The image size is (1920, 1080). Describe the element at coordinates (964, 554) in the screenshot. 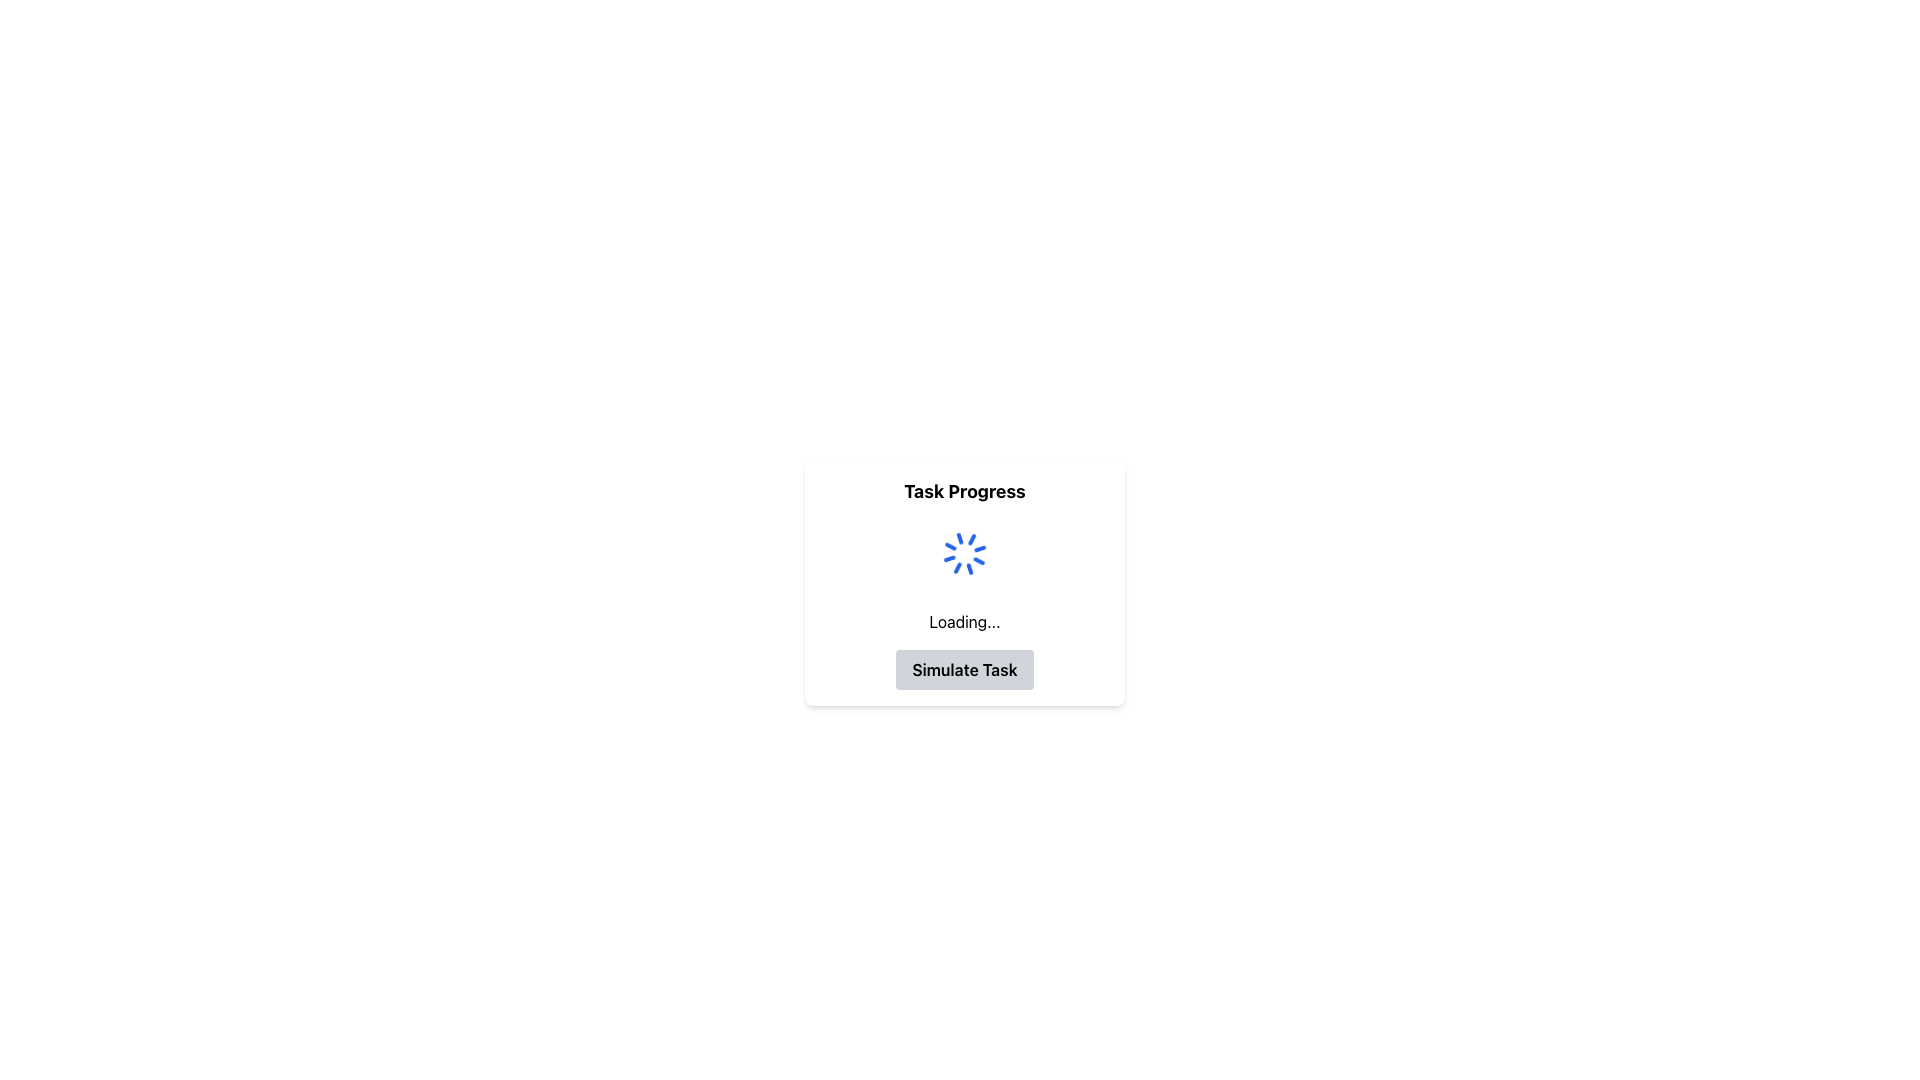

I see `the Animated Loader Icon, which is a spinning blue loader centered within the 'Task Progress' card, positioned above the 'Loading...' text` at that location.